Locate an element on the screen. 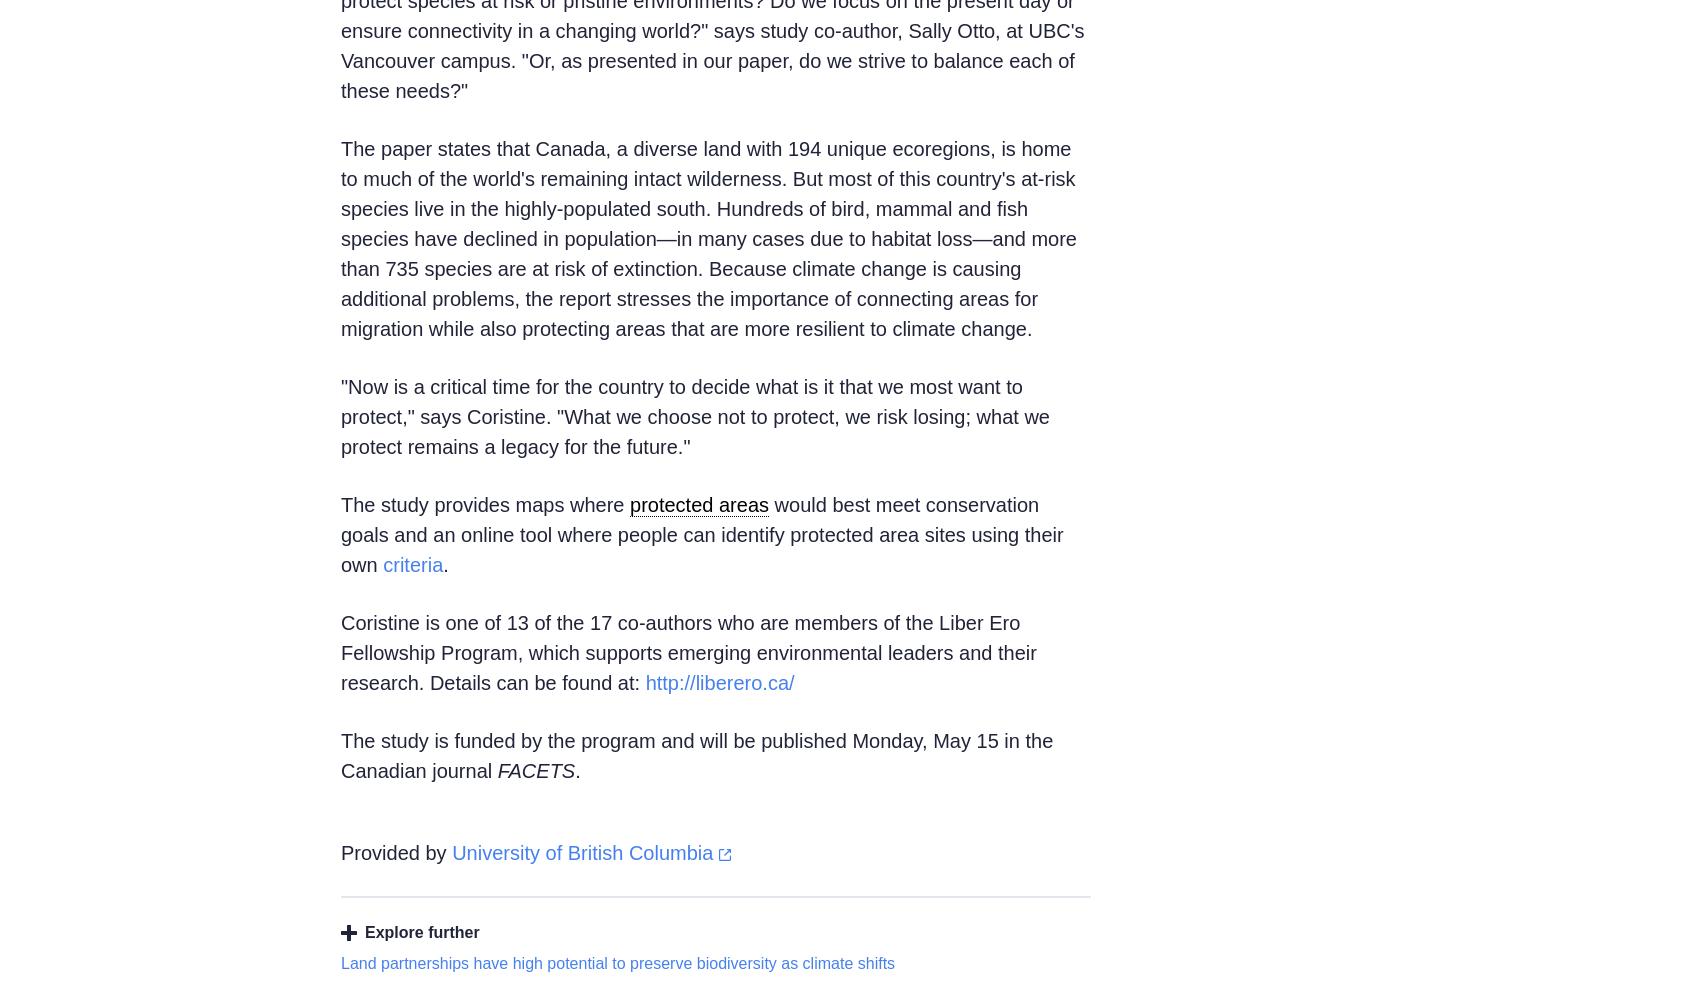 The width and height of the screenshot is (1692, 983). 'http://liberero.ca/' is located at coordinates (644, 681).